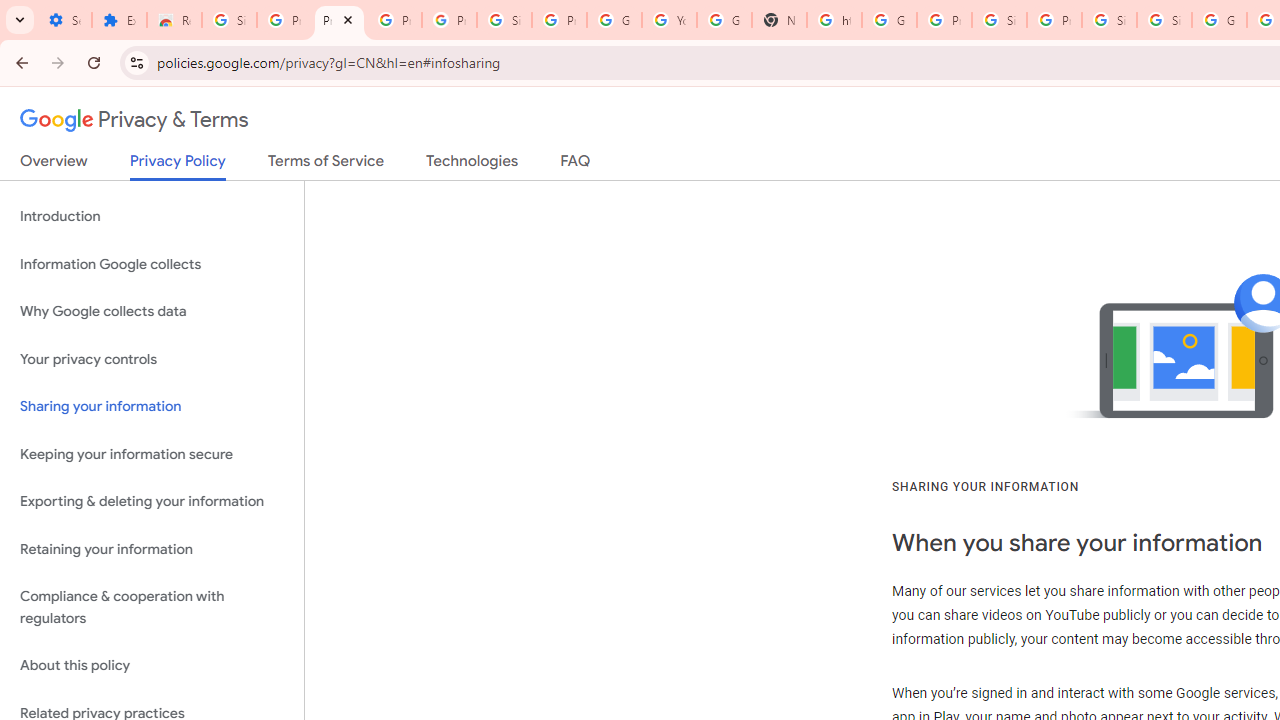 The width and height of the screenshot is (1280, 720). What do you see at coordinates (151, 263) in the screenshot?
I see `'Information Google collects'` at bounding box center [151, 263].